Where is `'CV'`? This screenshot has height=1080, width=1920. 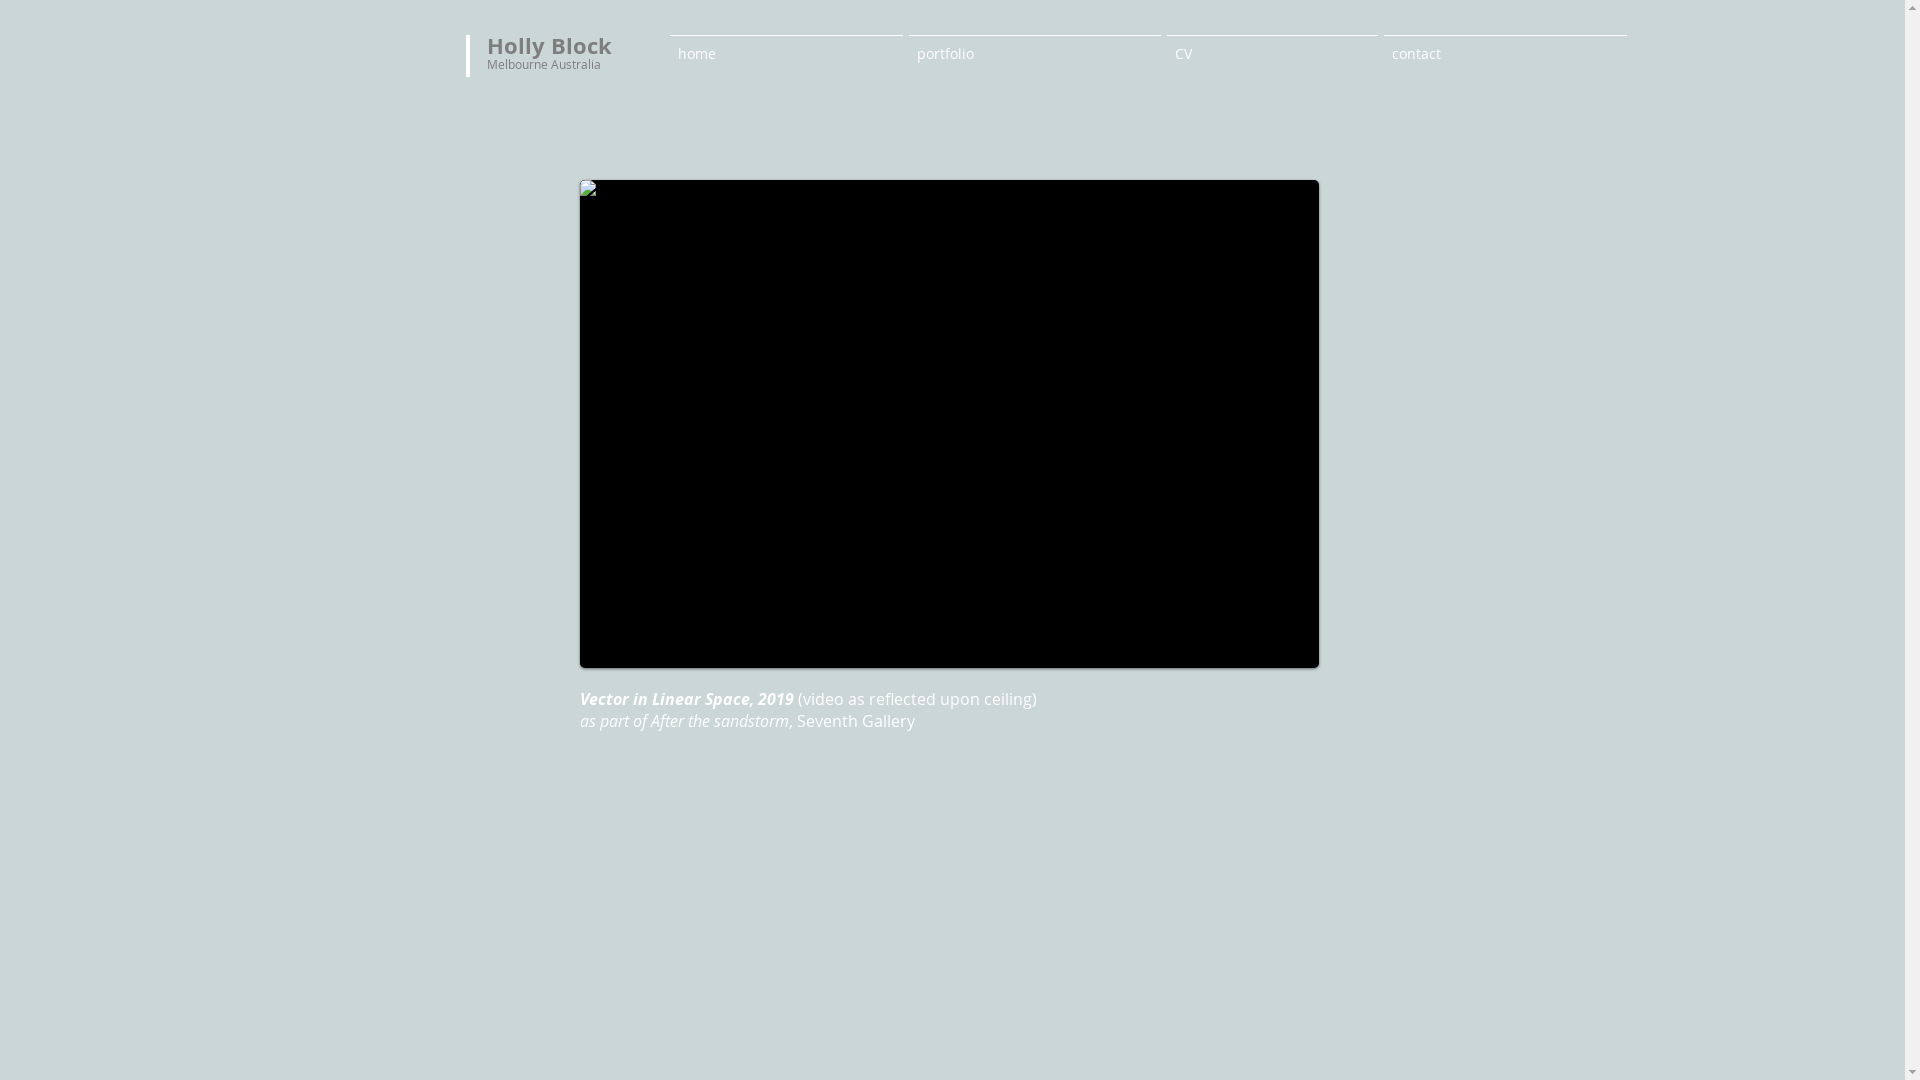 'CV' is located at coordinates (1271, 44).